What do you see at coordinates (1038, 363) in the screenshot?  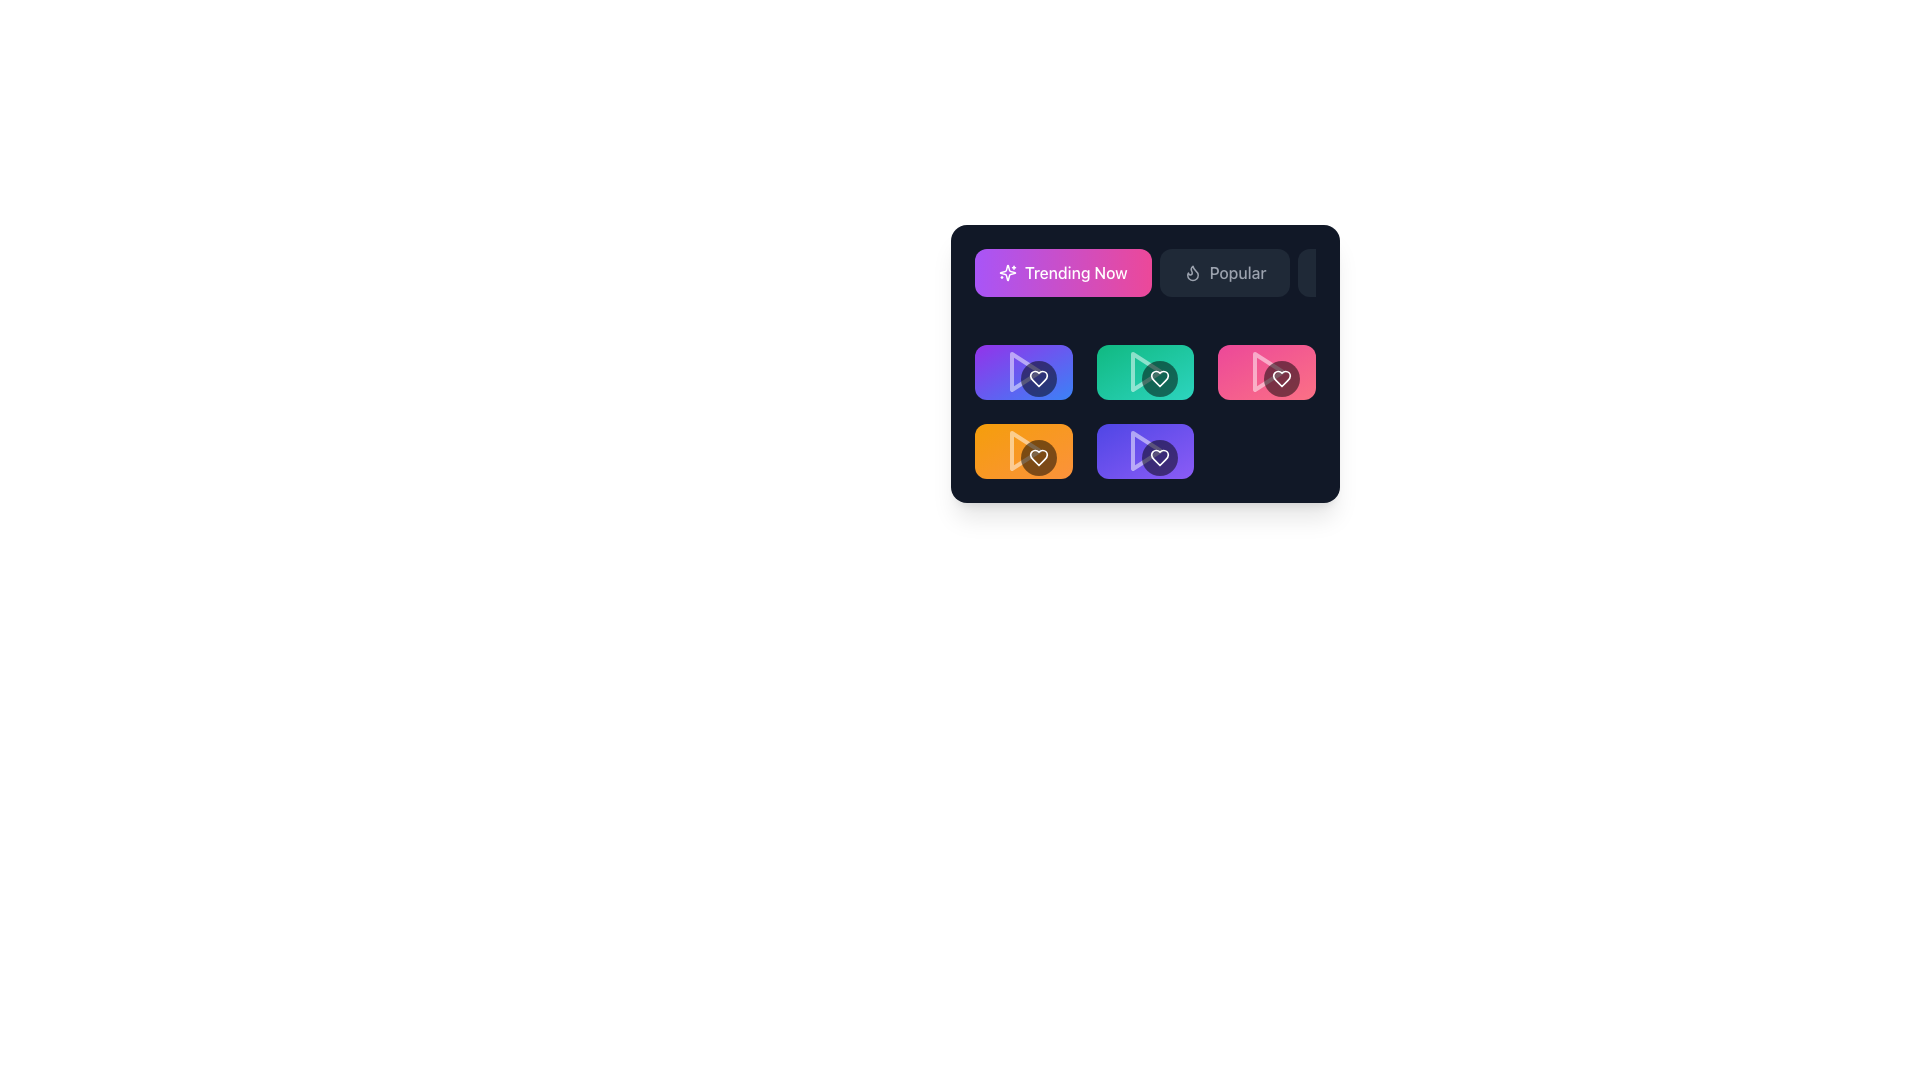 I see `the Interactive count display button` at bounding box center [1038, 363].